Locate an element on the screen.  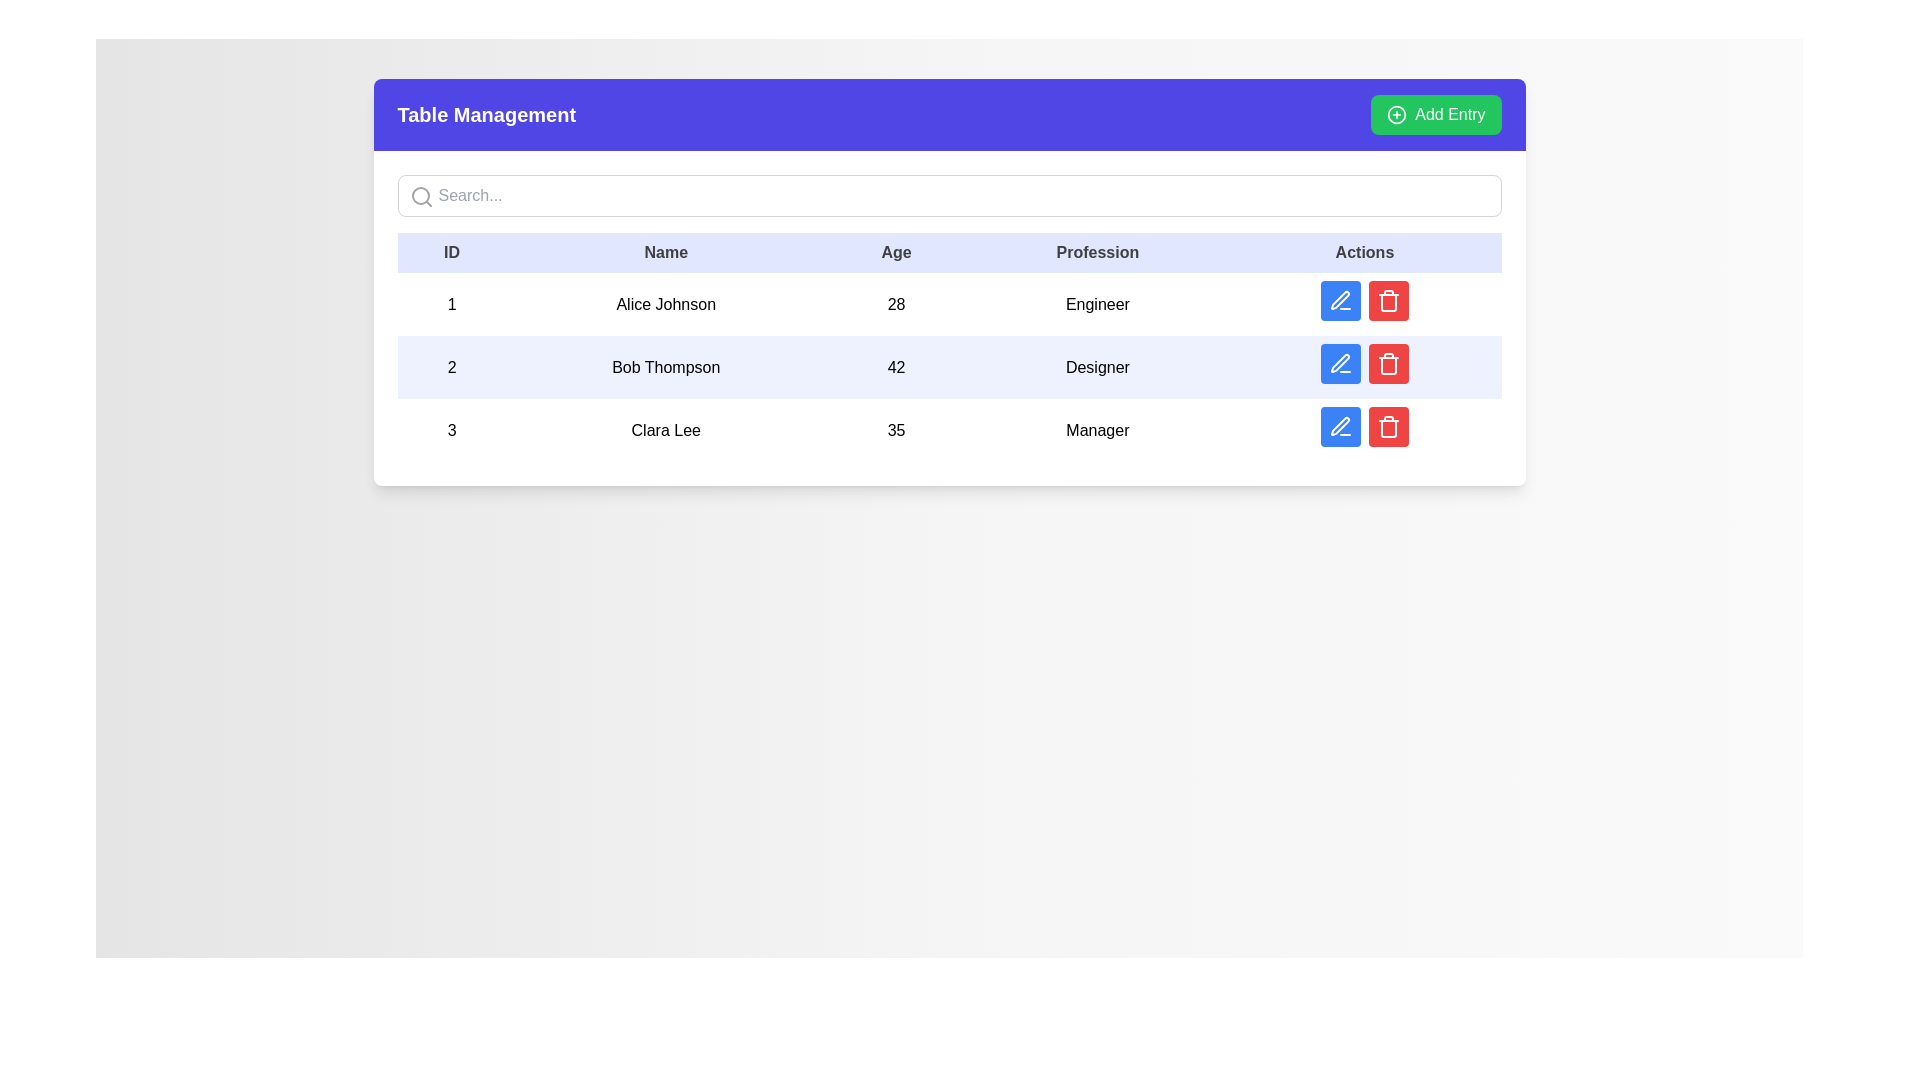
the table row displaying details for 'Clara Lee' is located at coordinates (948, 429).